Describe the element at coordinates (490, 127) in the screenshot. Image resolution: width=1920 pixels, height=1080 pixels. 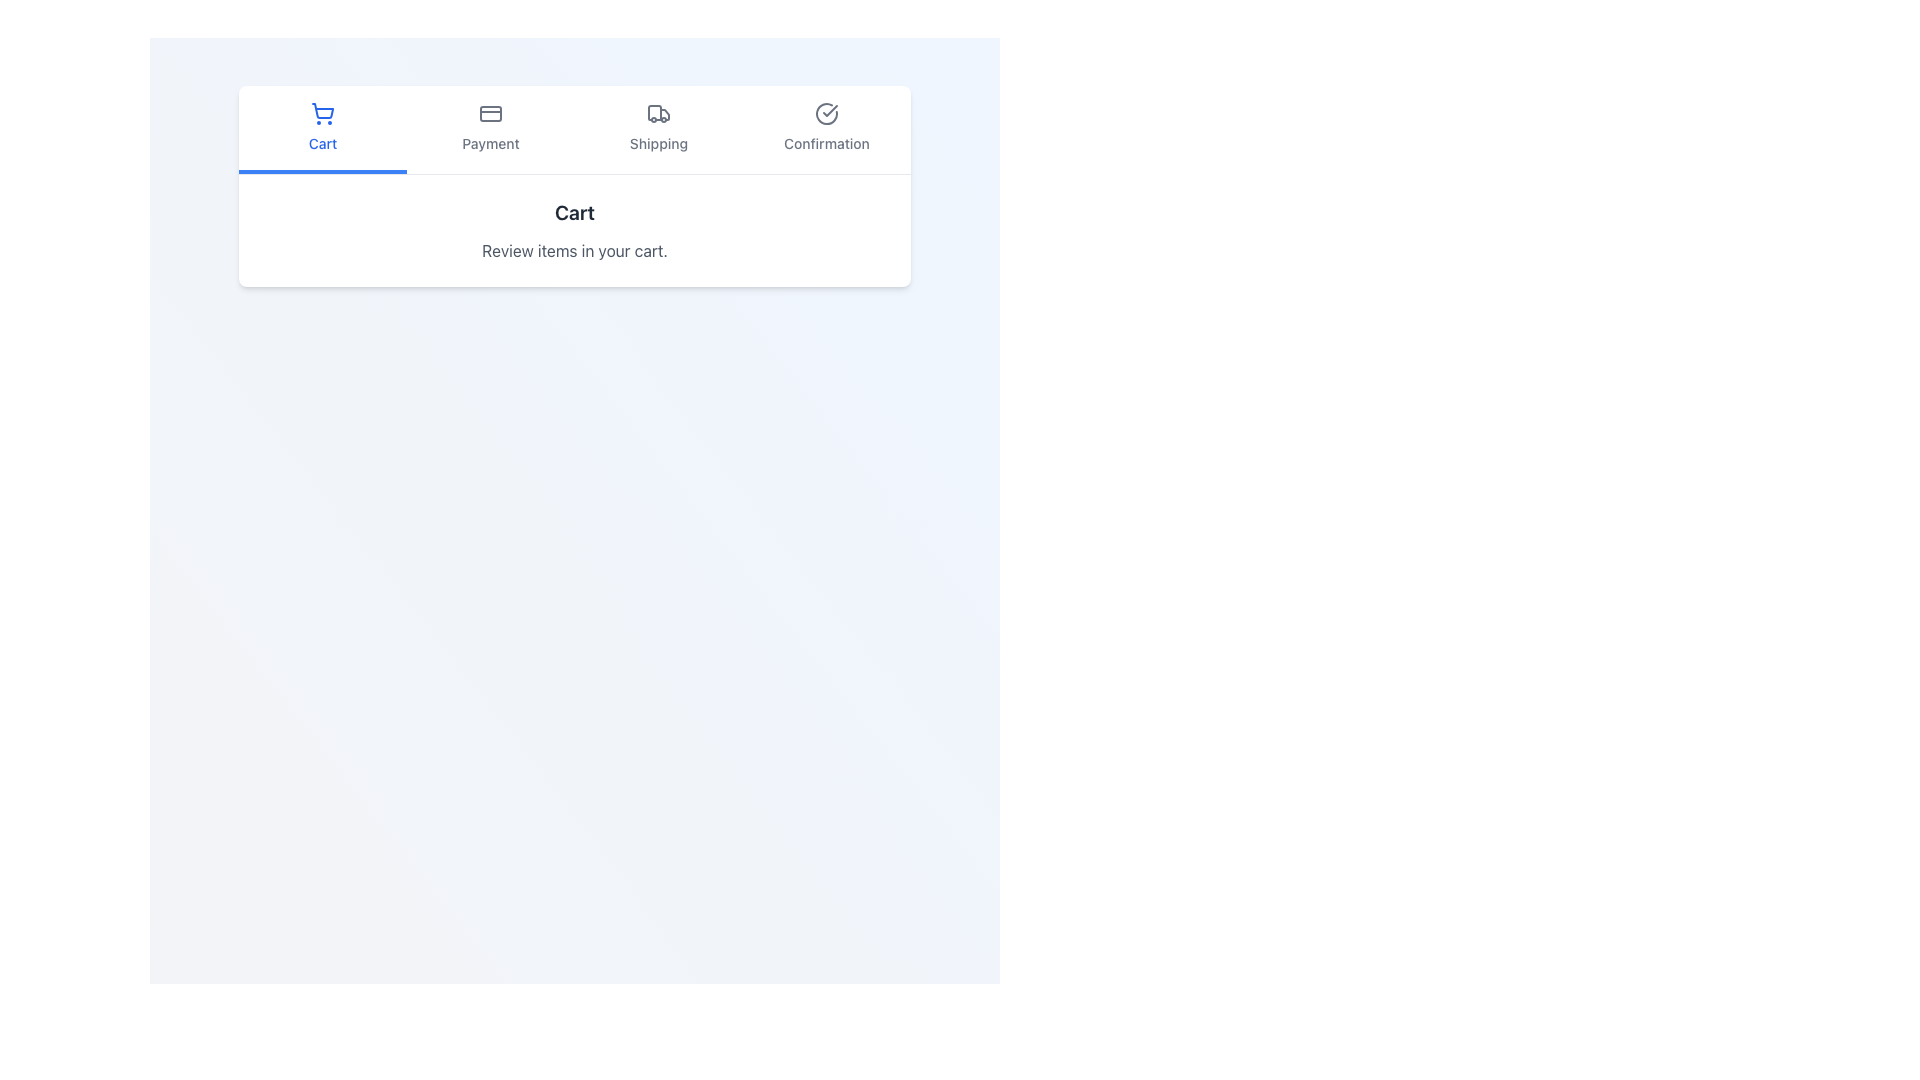
I see `the 'Payment' interactive navigation link, which is the second option in the horizontal navigation bar, to potentially reveal a tooltip or highlight it` at that location.